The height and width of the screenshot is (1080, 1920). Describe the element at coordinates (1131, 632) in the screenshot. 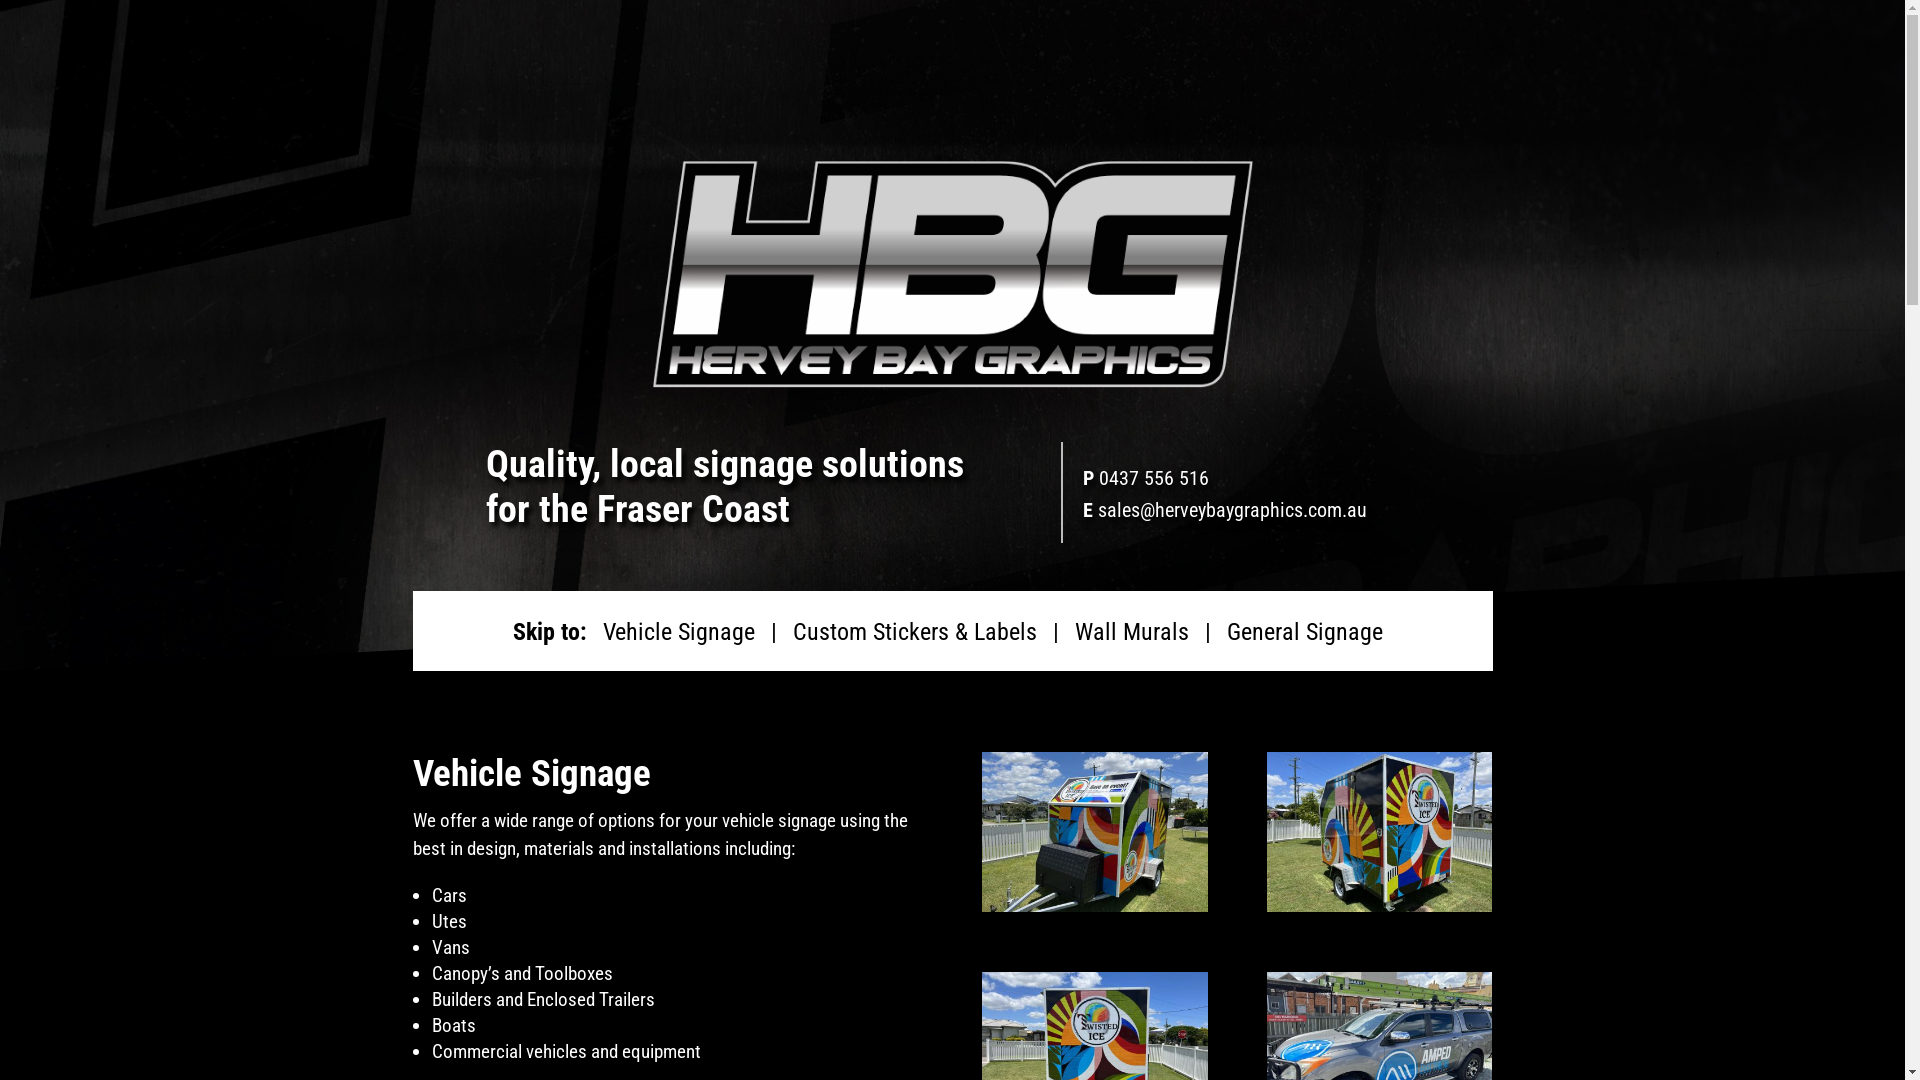

I see `'Wall Murals'` at that location.